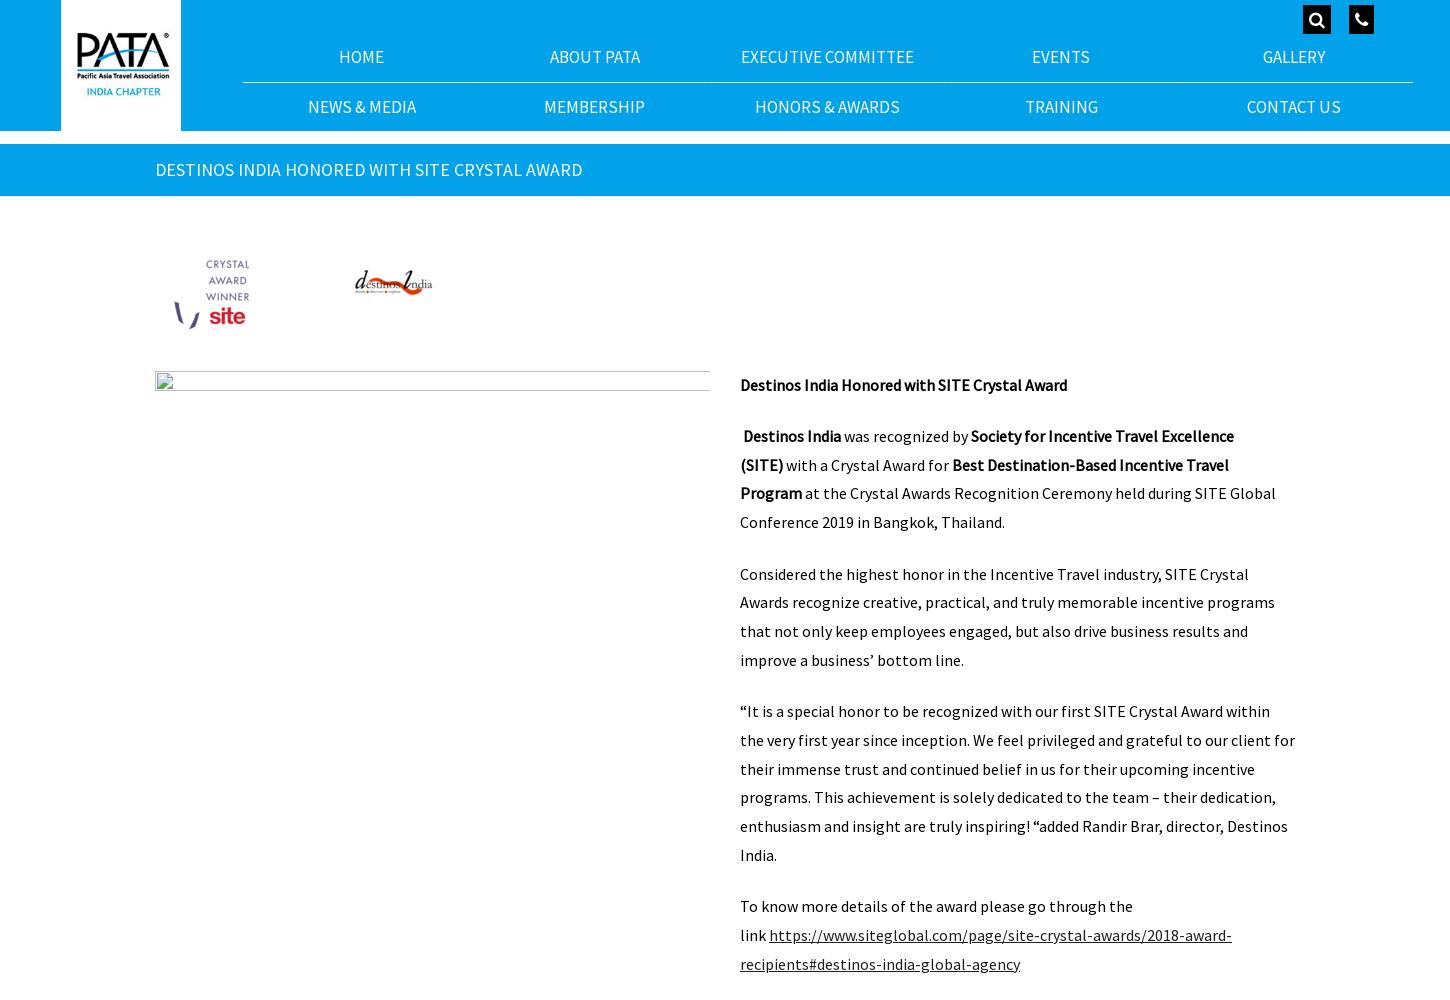  Describe the element at coordinates (1008, 507) in the screenshot. I see `'at the Crystal Awards Recognition Ceremony held during SITE Global Conference 2019 in Bangkok, Thailand.'` at that location.